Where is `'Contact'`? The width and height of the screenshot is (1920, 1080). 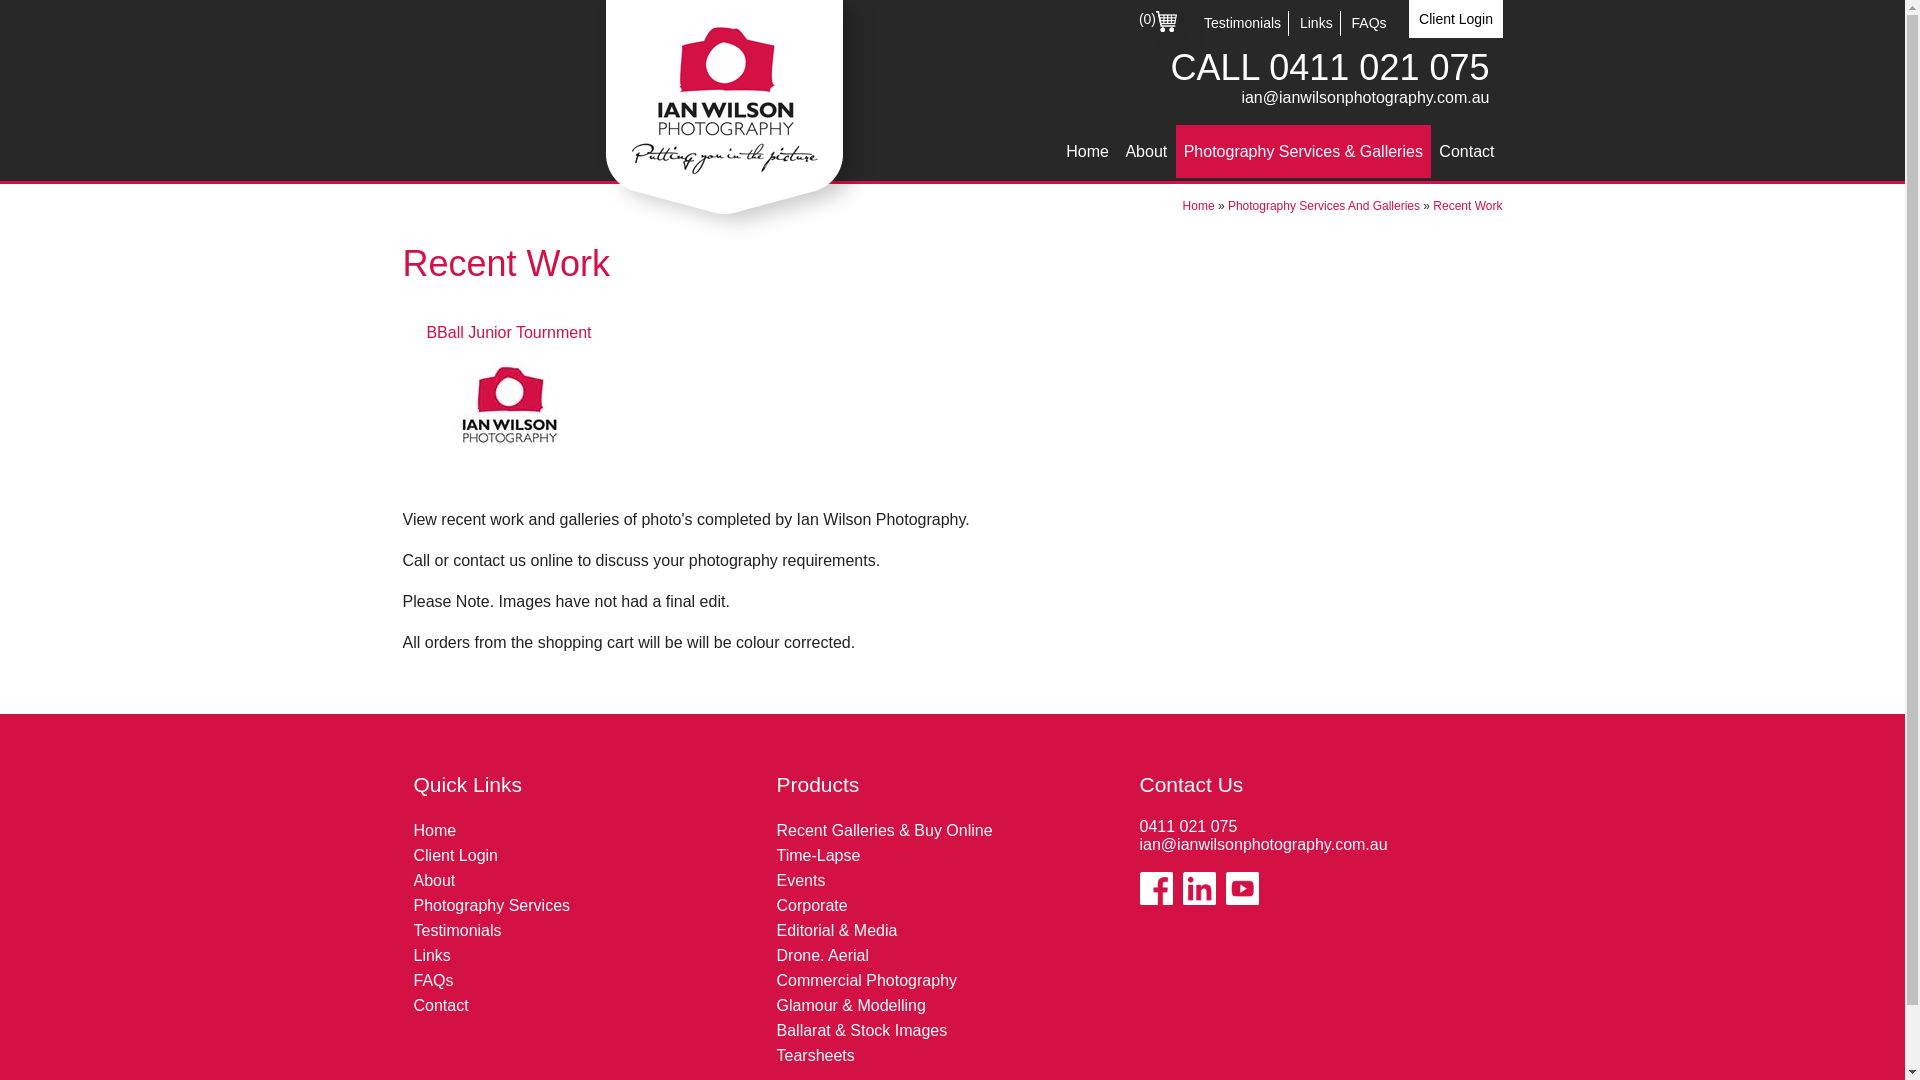
'Contact' is located at coordinates (412, 1005).